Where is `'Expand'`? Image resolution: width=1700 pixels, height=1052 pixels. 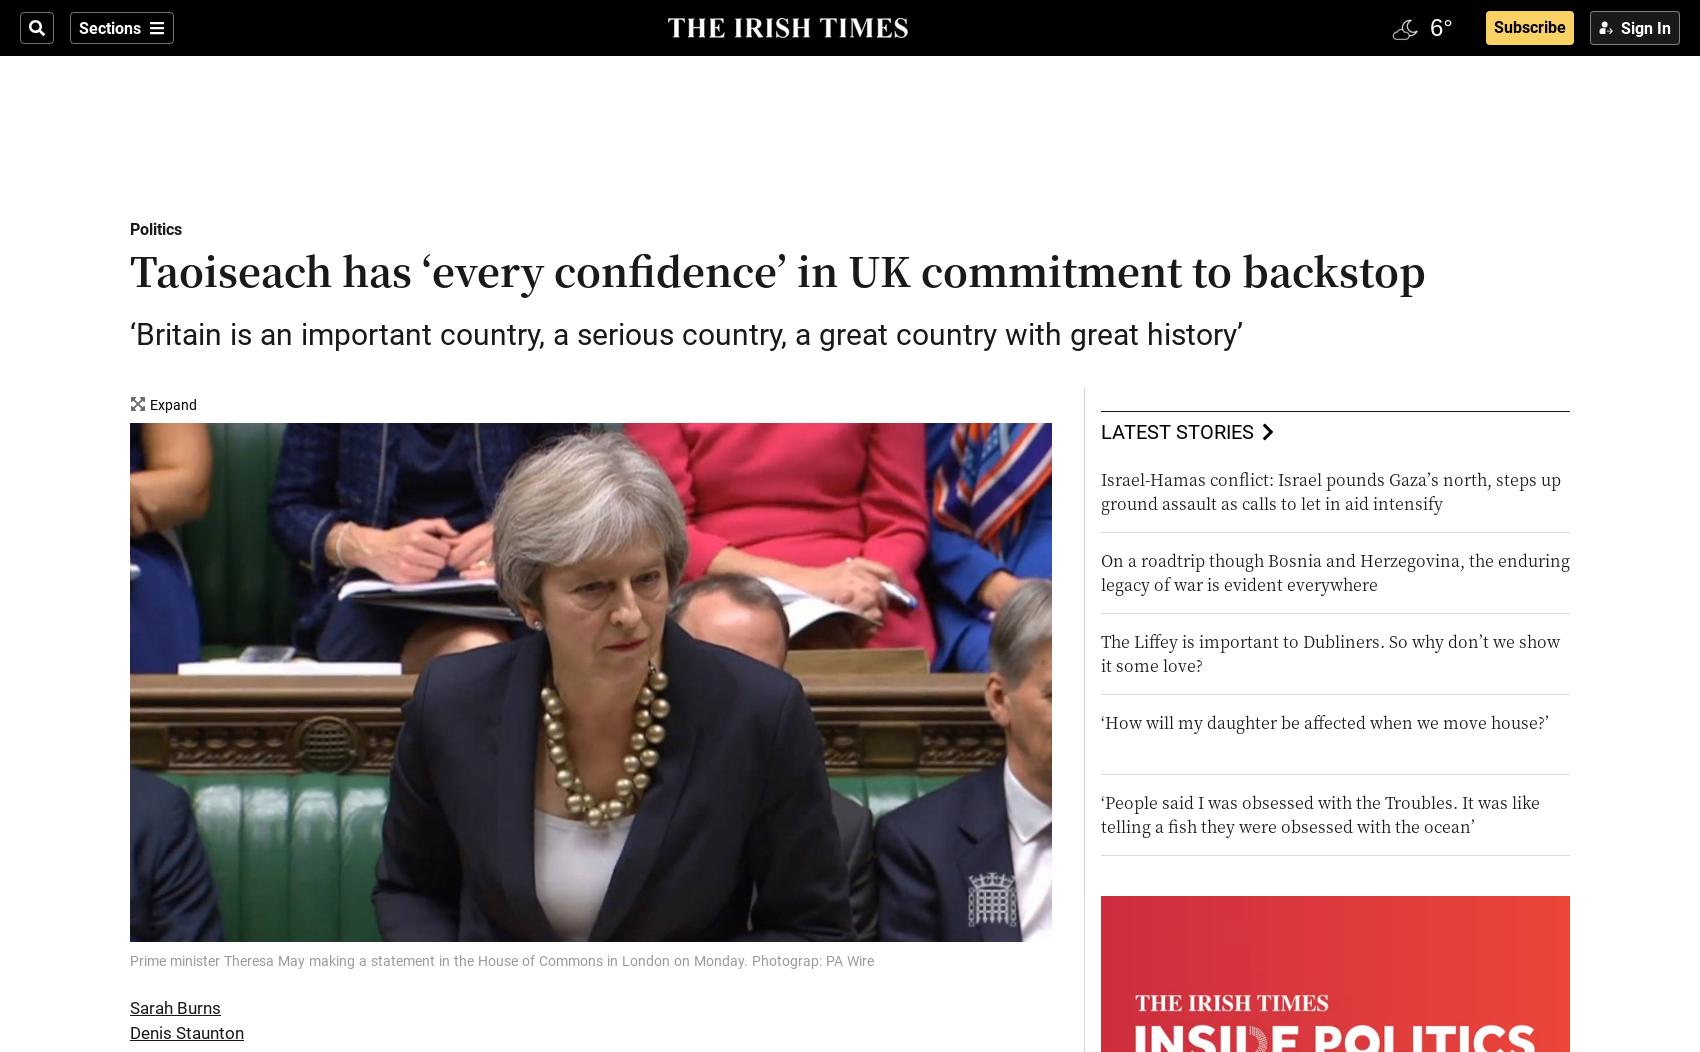 'Expand' is located at coordinates (148, 404).